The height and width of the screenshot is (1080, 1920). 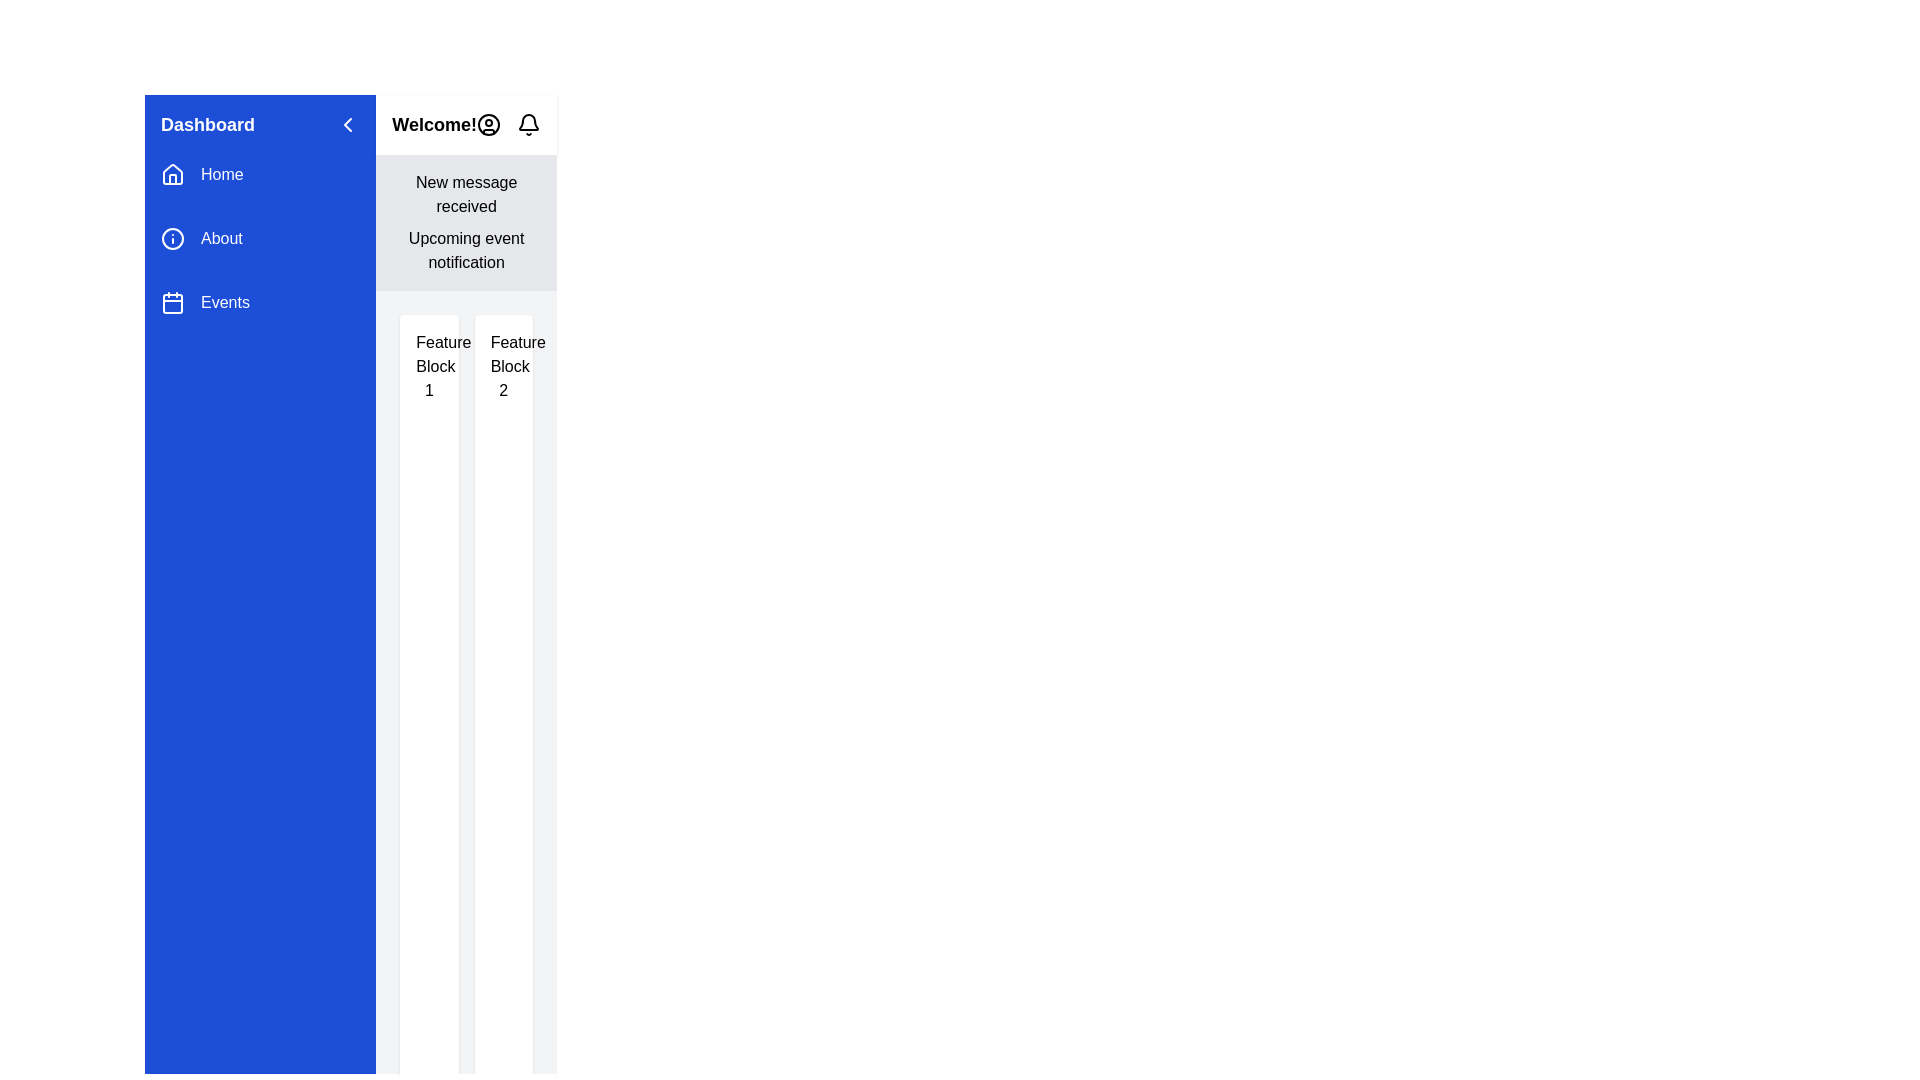 I want to click on the navigation icon button located at the far-right side of the blue header bar labeled 'Dashboard', so click(x=348, y=124).